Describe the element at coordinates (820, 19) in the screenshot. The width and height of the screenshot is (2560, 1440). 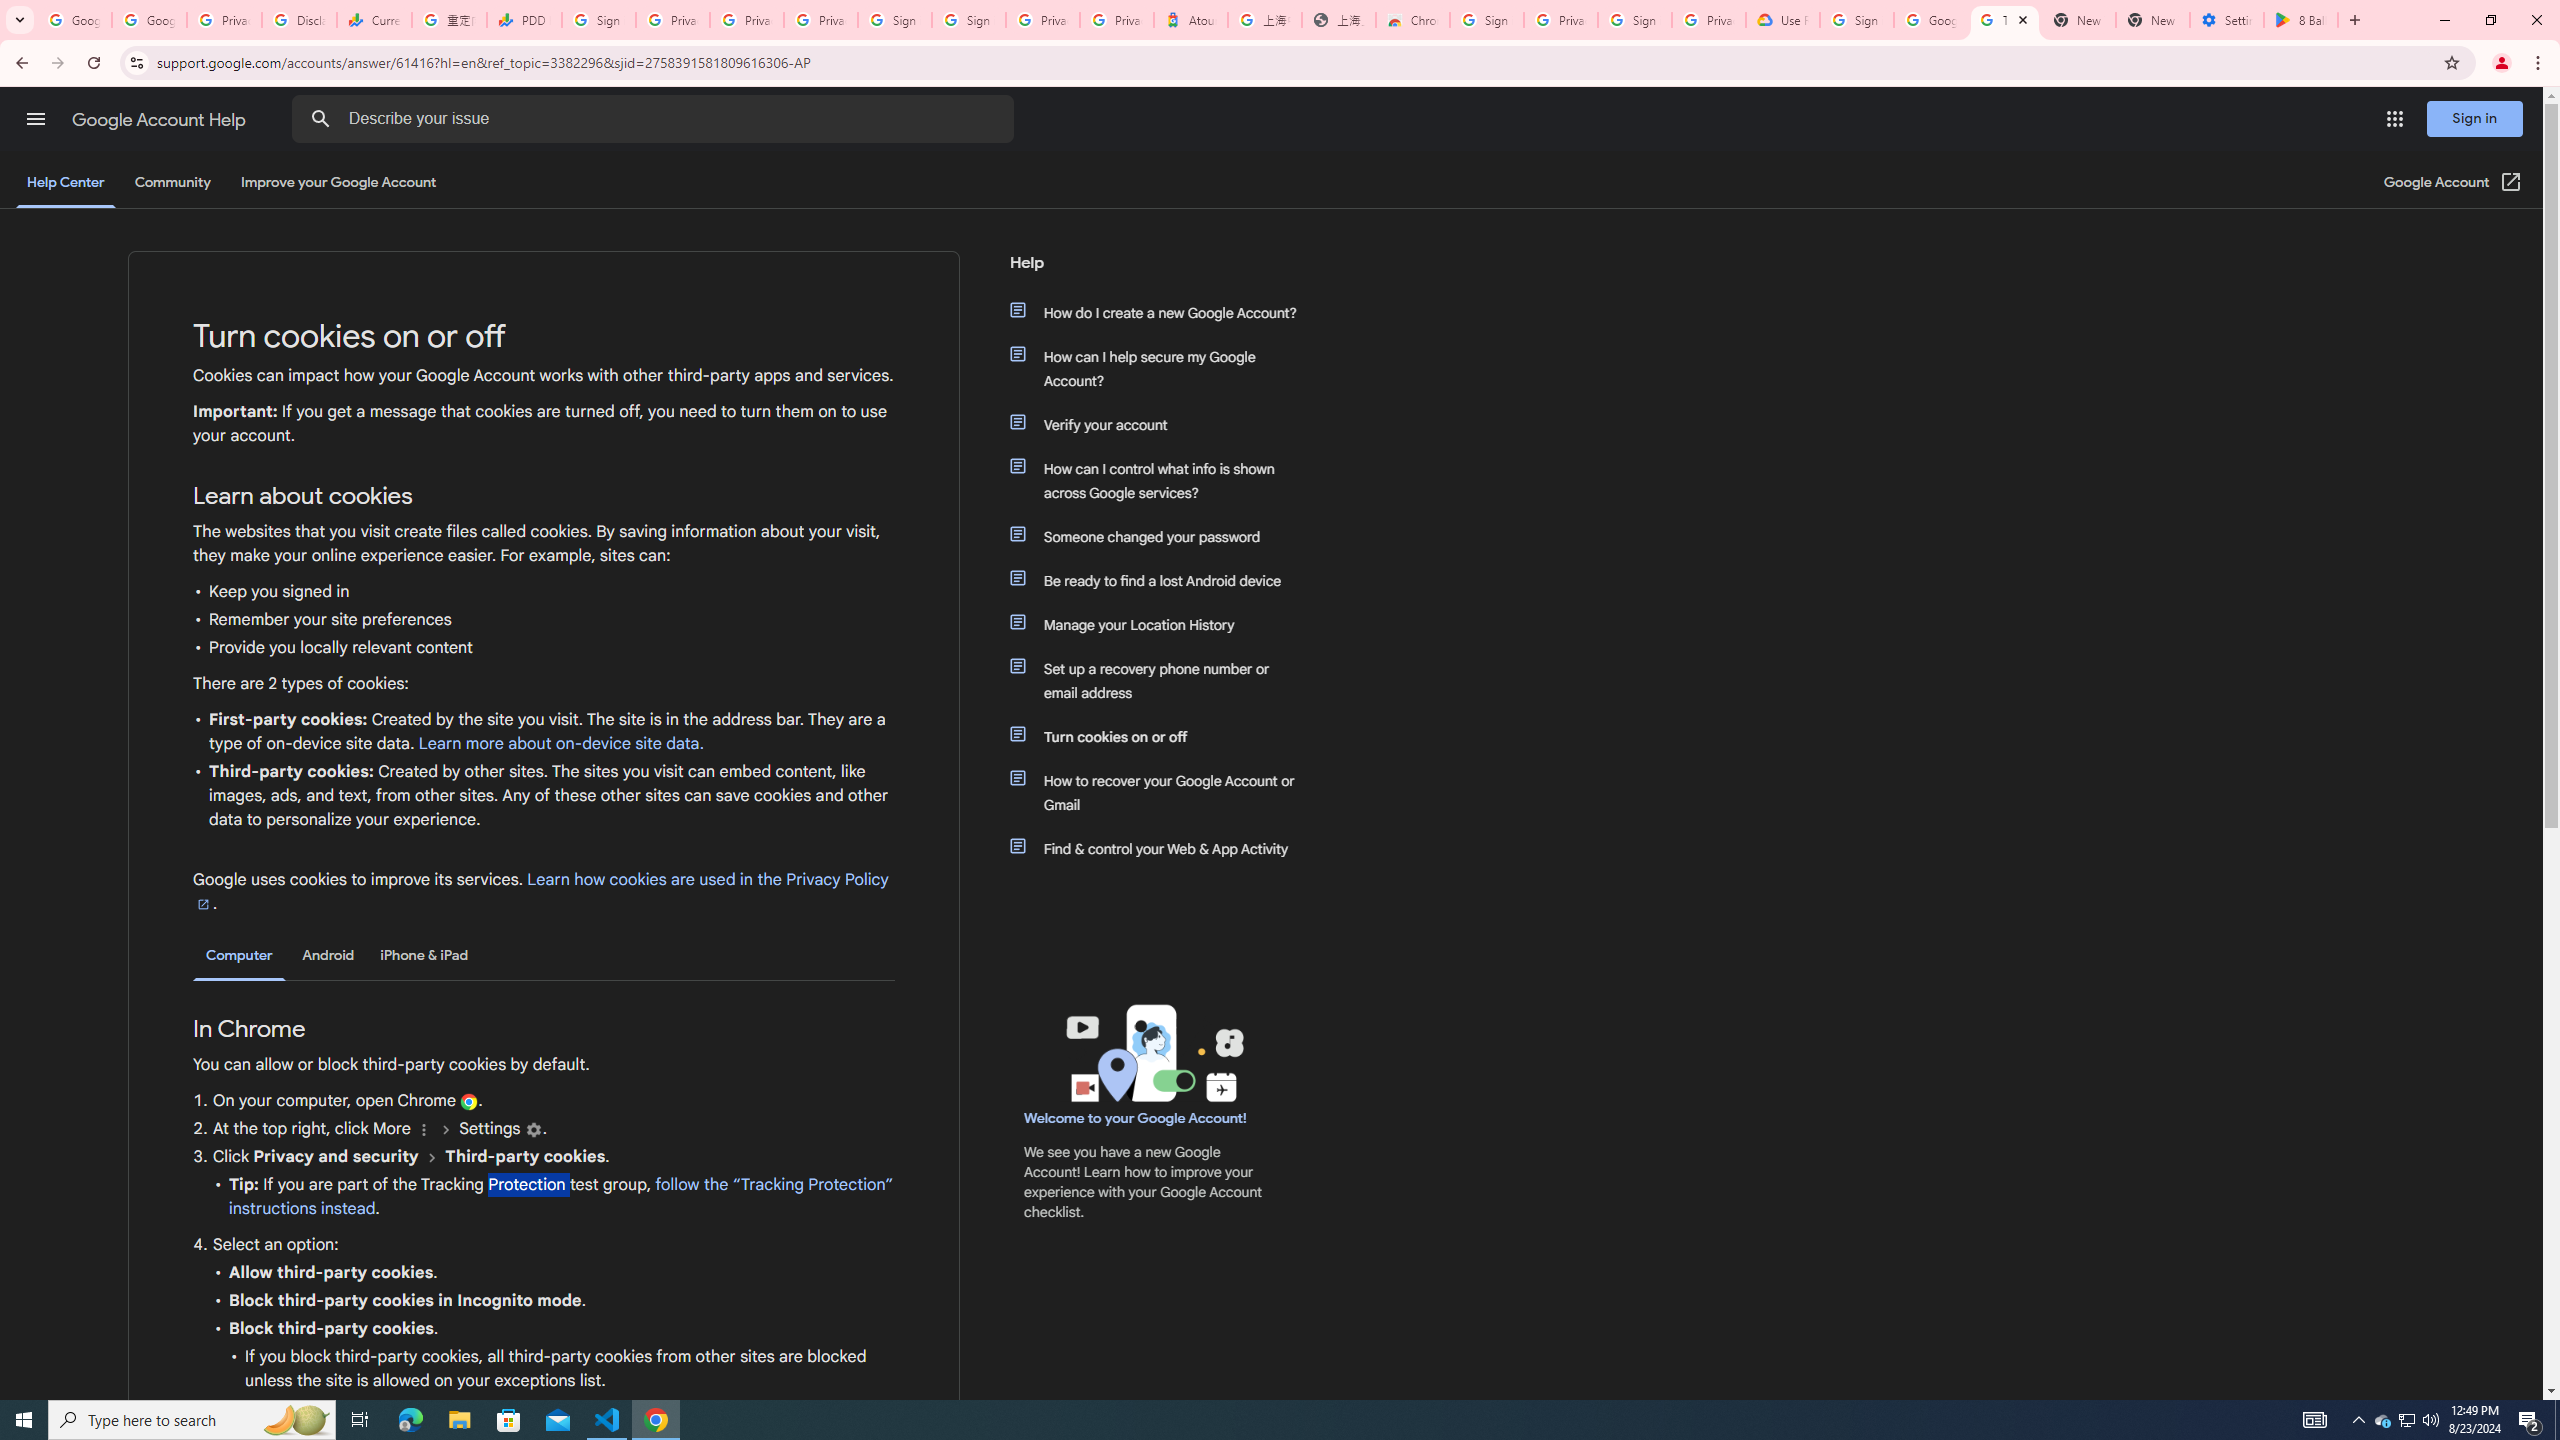
I see `'Privacy Checkup'` at that location.